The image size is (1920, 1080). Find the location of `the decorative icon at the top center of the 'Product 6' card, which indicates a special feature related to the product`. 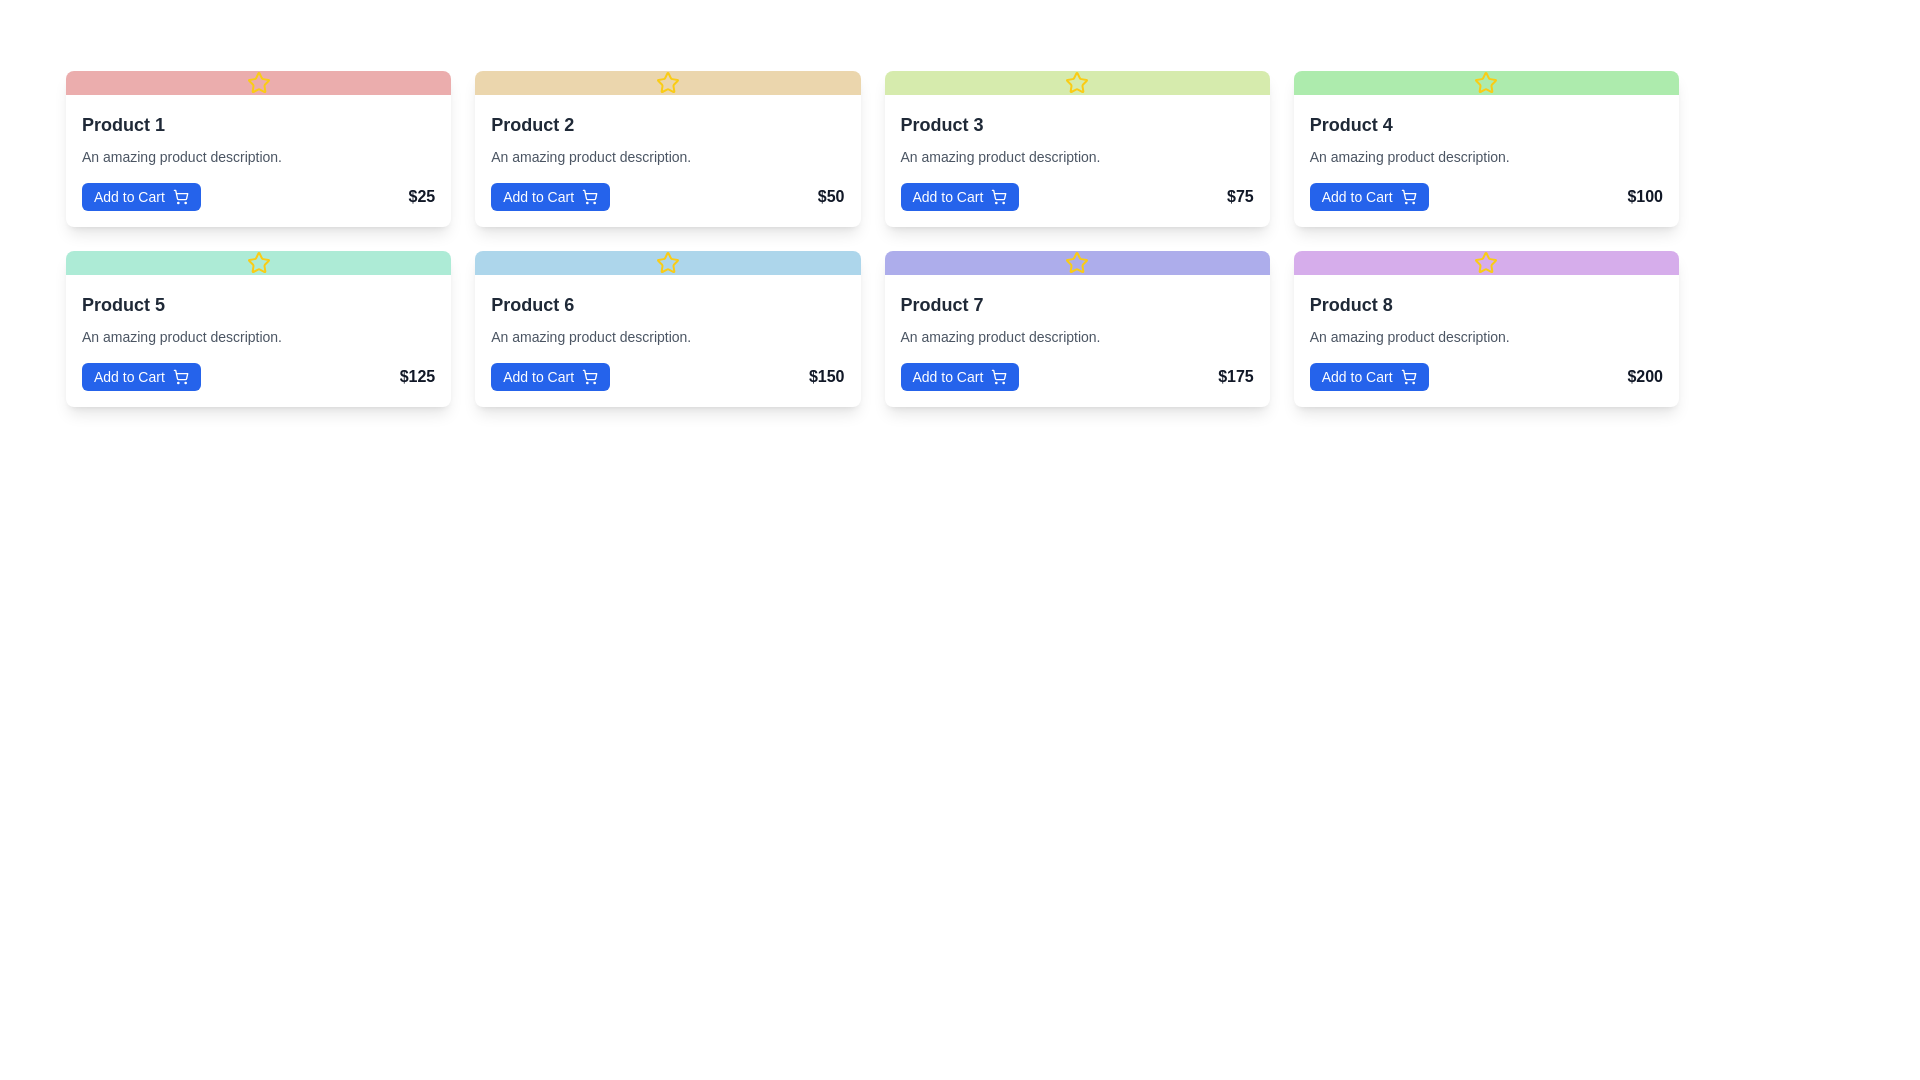

the decorative icon at the top center of the 'Product 6' card, which indicates a special feature related to the product is located at coordinates (667, 261).